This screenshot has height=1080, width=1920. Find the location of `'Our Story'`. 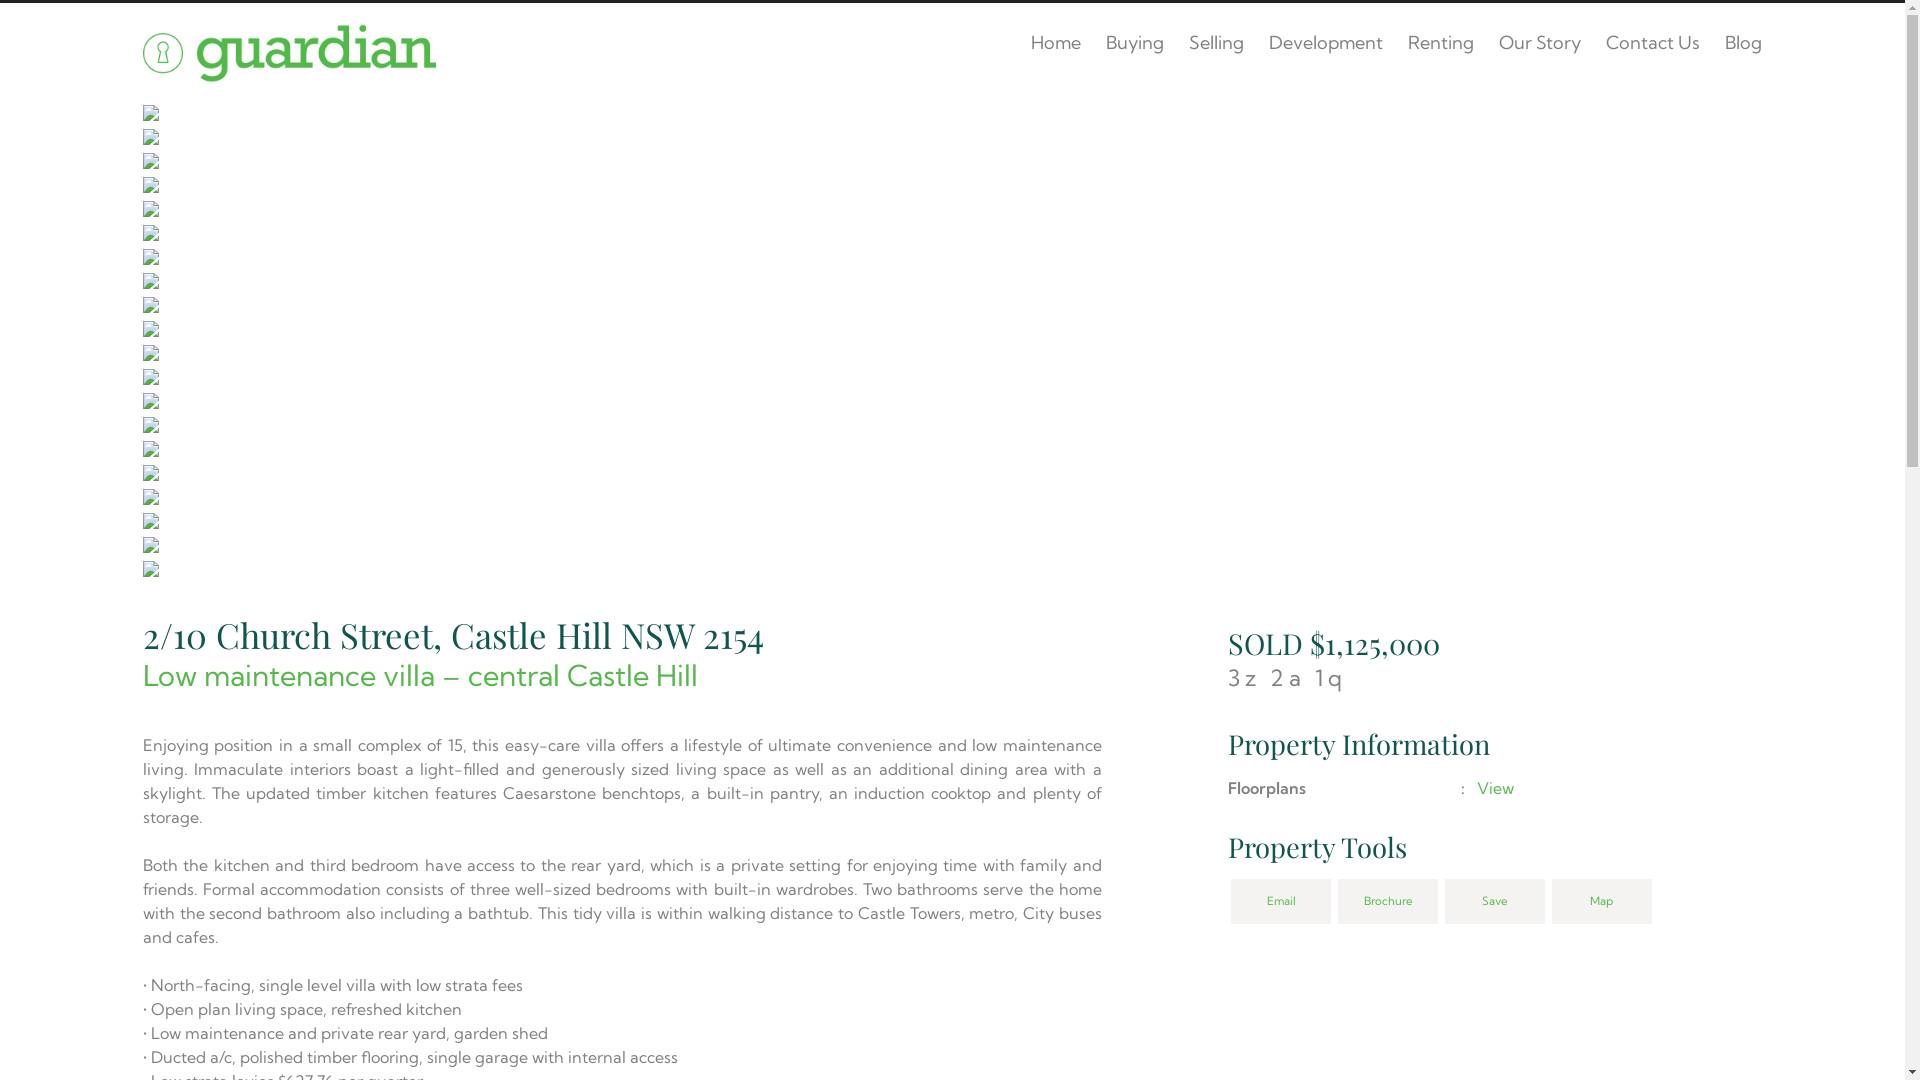

'Our Story' is located at coordinates (1539, 42).